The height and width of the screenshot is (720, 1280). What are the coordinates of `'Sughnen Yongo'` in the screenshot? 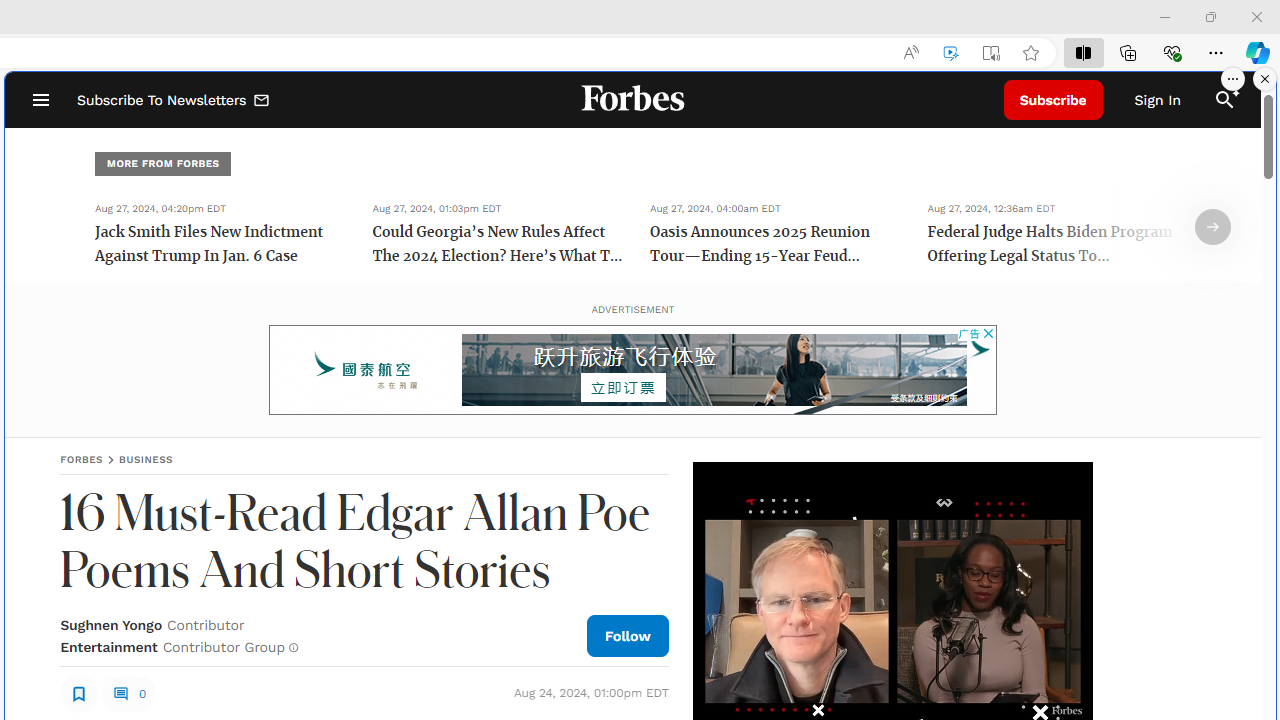 It's located at (110, 623).